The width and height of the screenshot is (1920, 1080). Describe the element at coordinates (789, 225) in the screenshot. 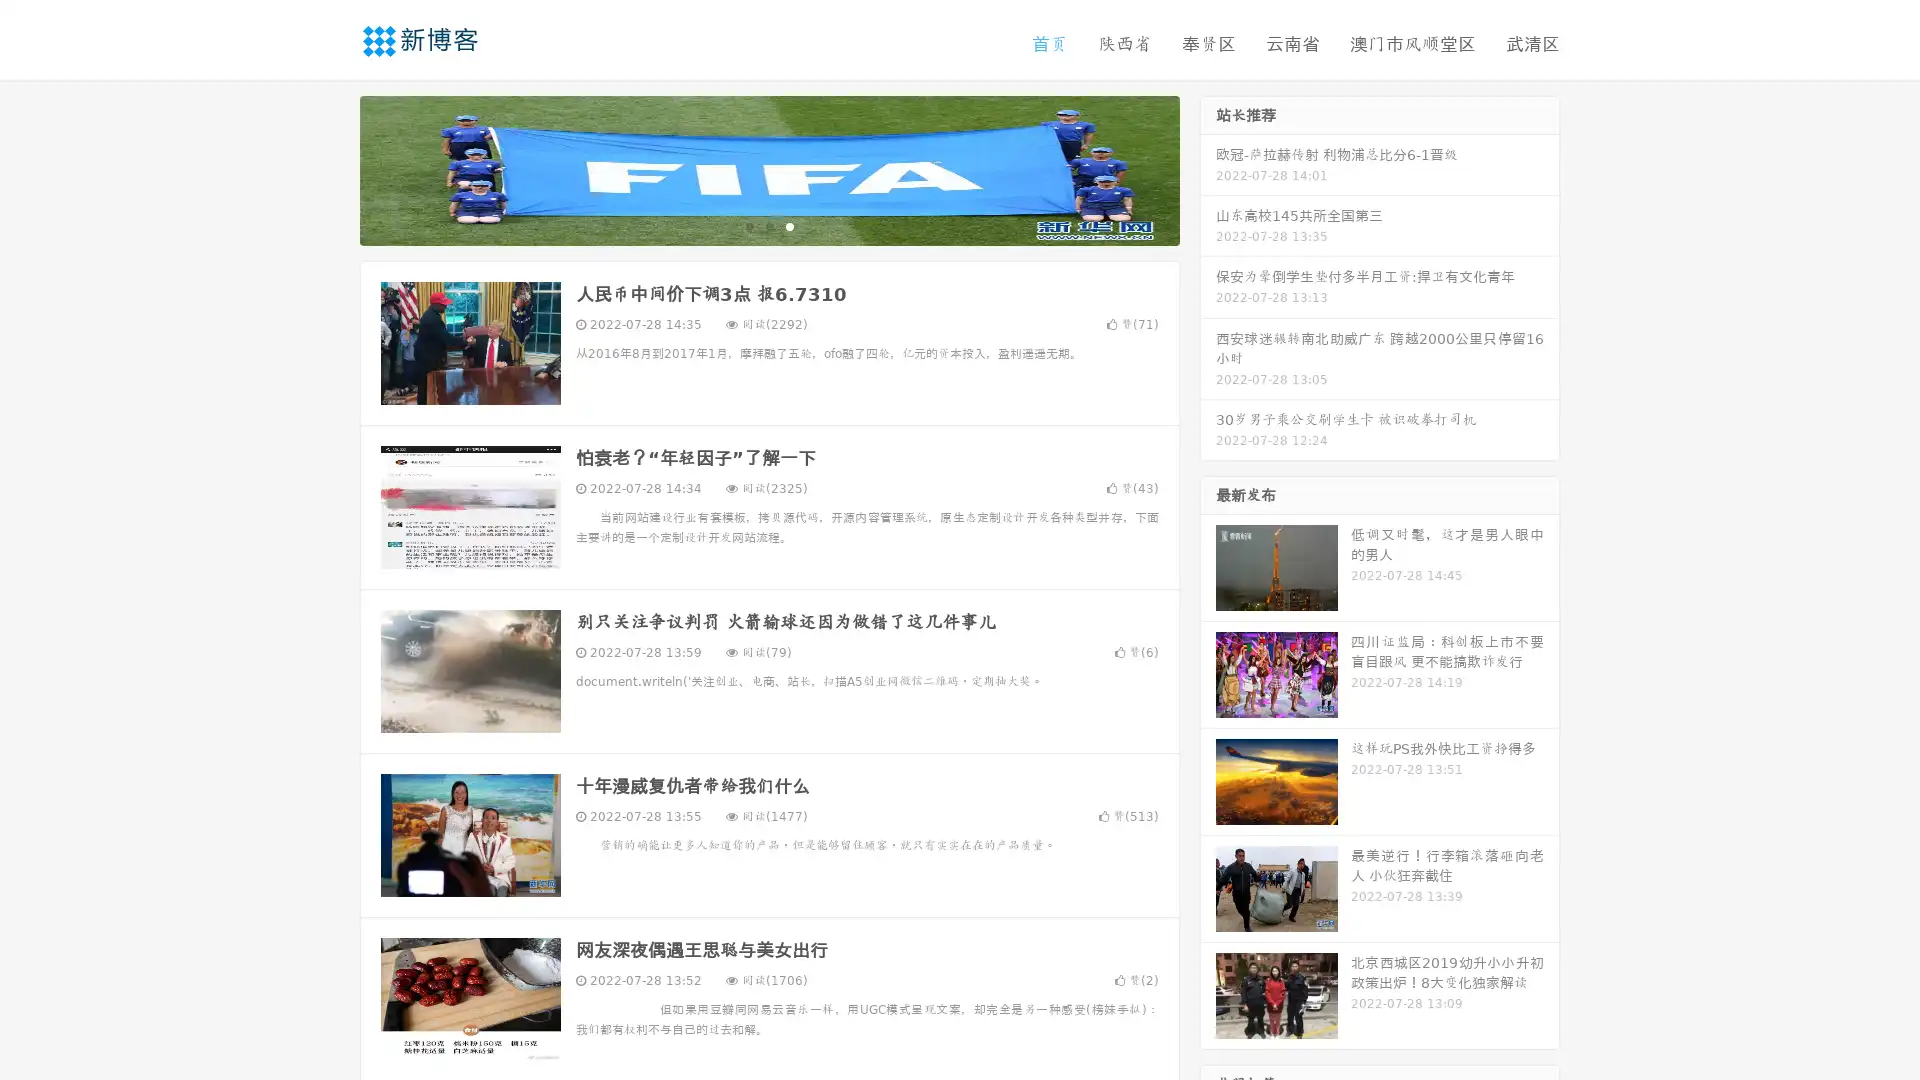

I see `Go to slide 3` at that location.